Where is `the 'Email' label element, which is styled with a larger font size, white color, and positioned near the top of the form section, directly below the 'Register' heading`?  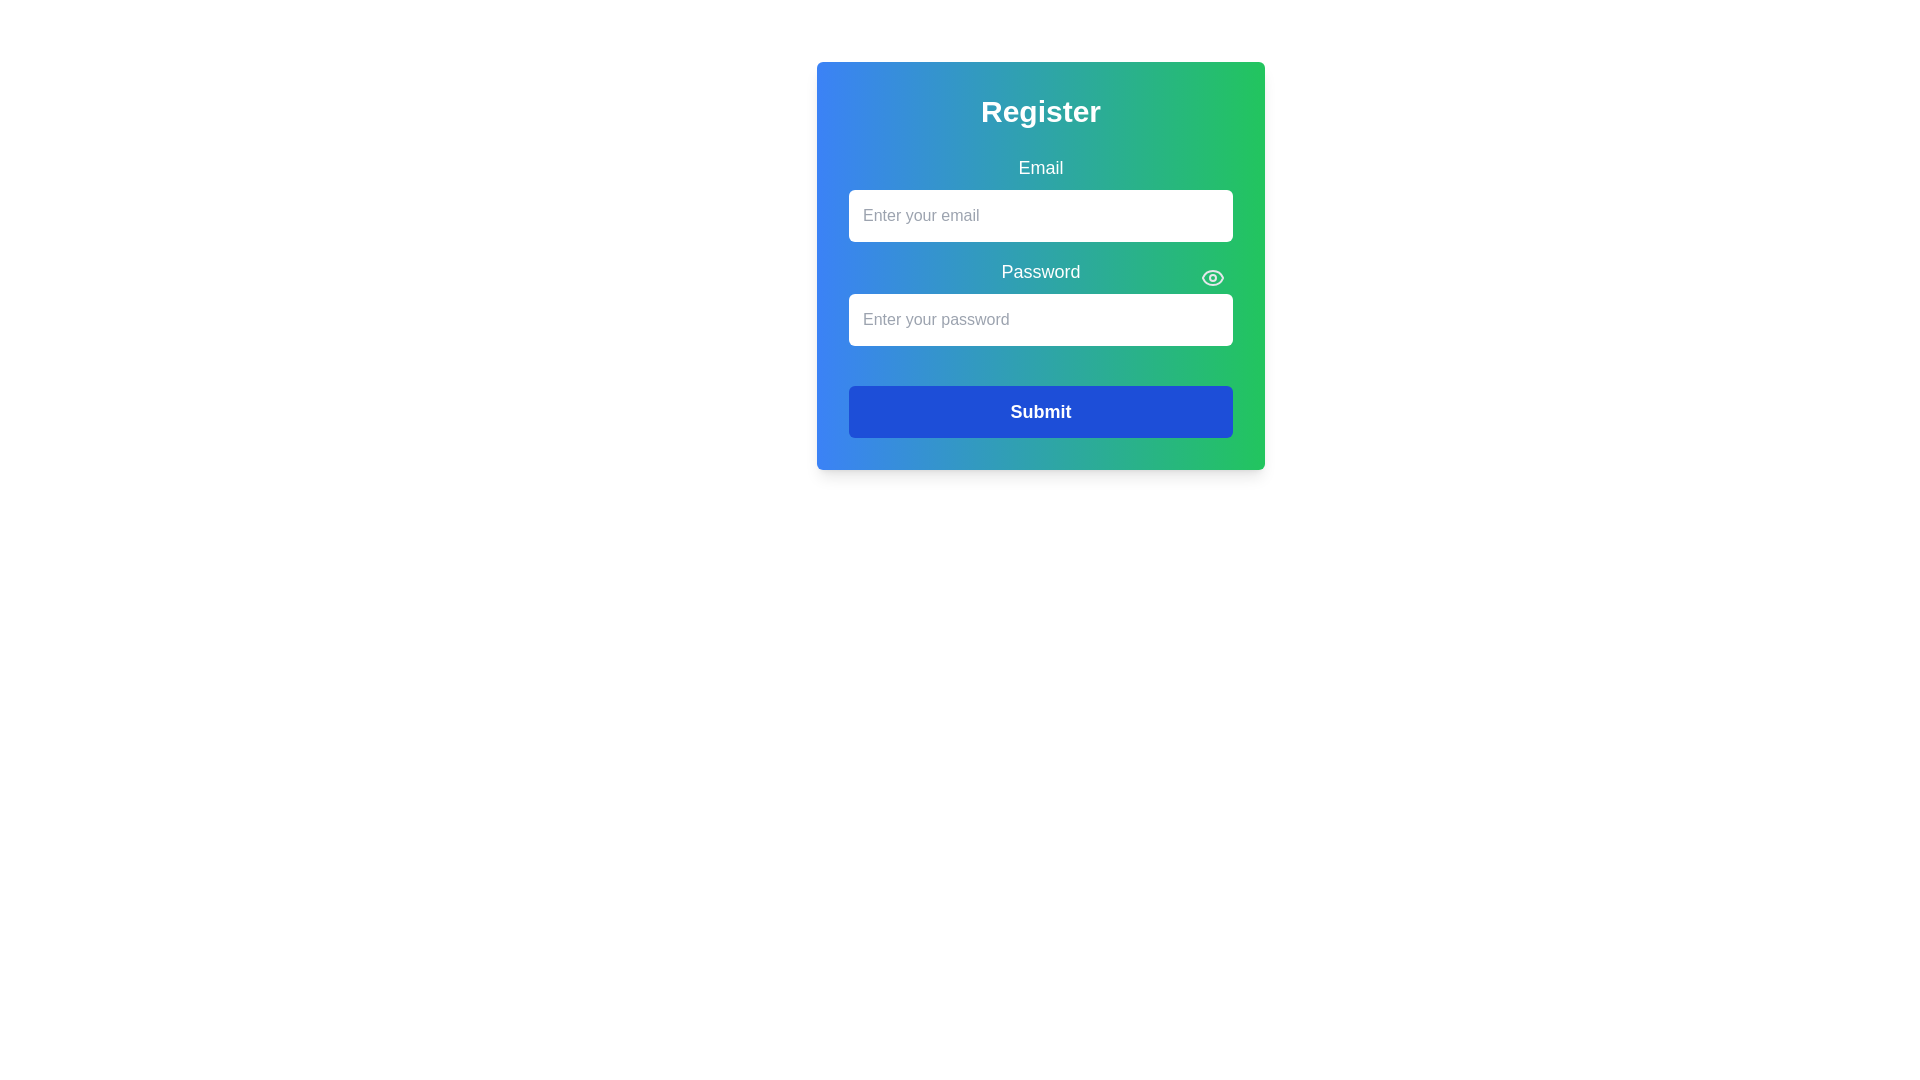 the 'Email' label element, which is styled with a larger font size, white color, and positioned near the top of the form section, directly below the 'Register' heading is located at coordinates (1040, 167).